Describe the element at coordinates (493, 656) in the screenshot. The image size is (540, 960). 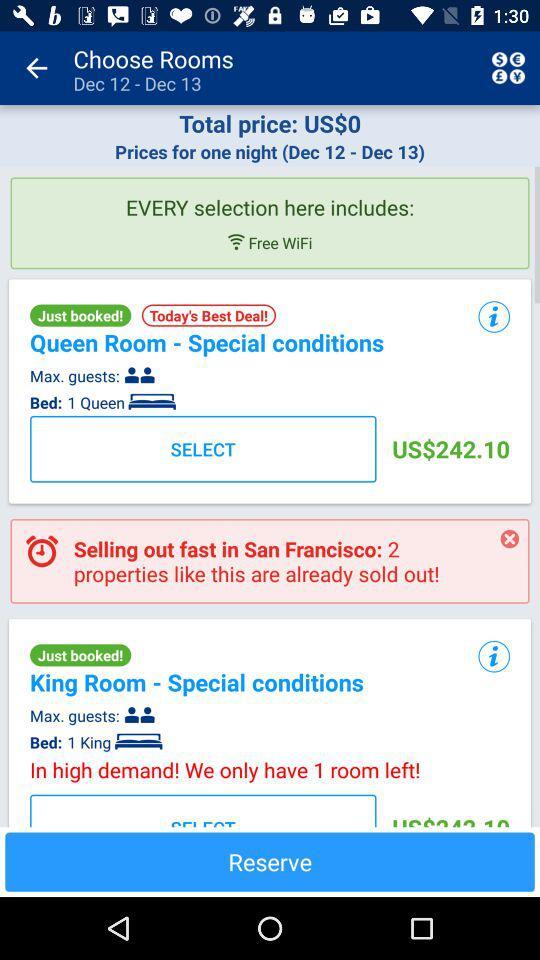
I see `the icon next to the king room special item` at that location.